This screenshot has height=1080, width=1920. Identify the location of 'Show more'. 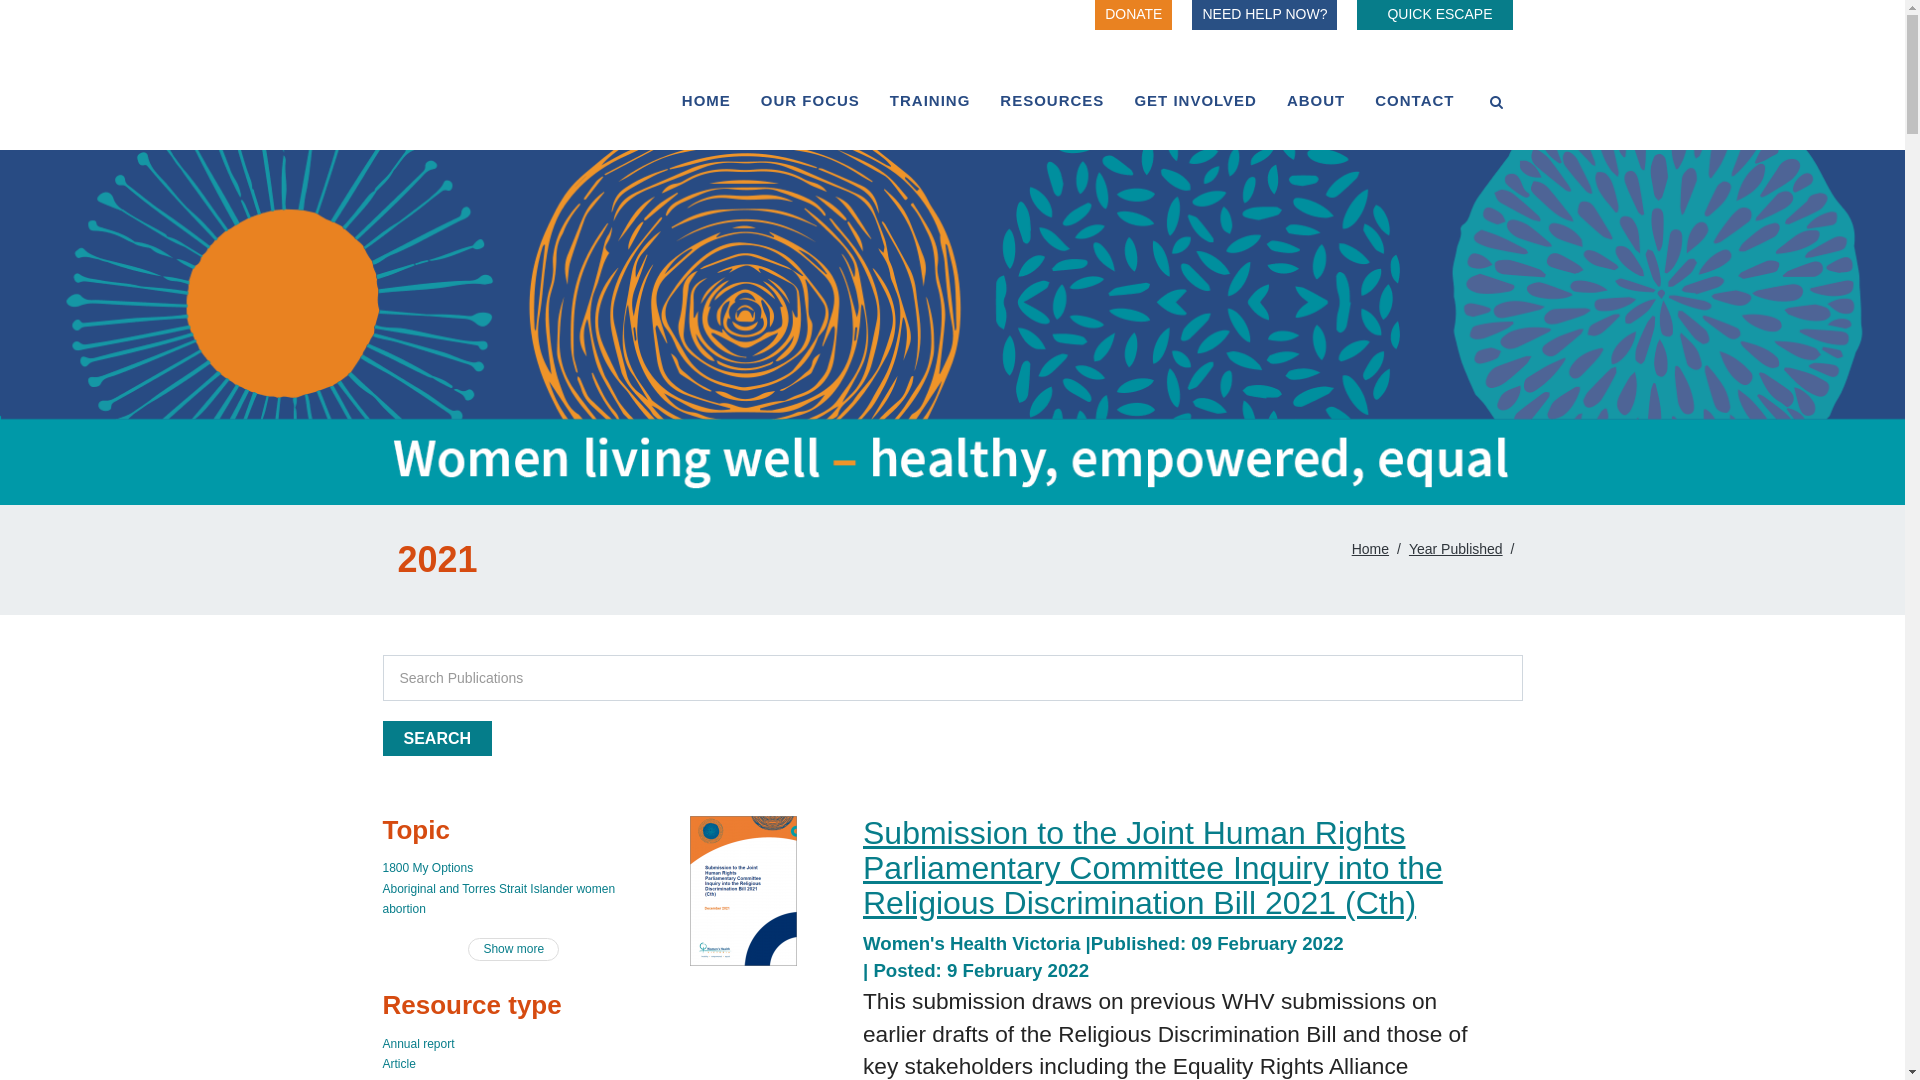
(513, 948).